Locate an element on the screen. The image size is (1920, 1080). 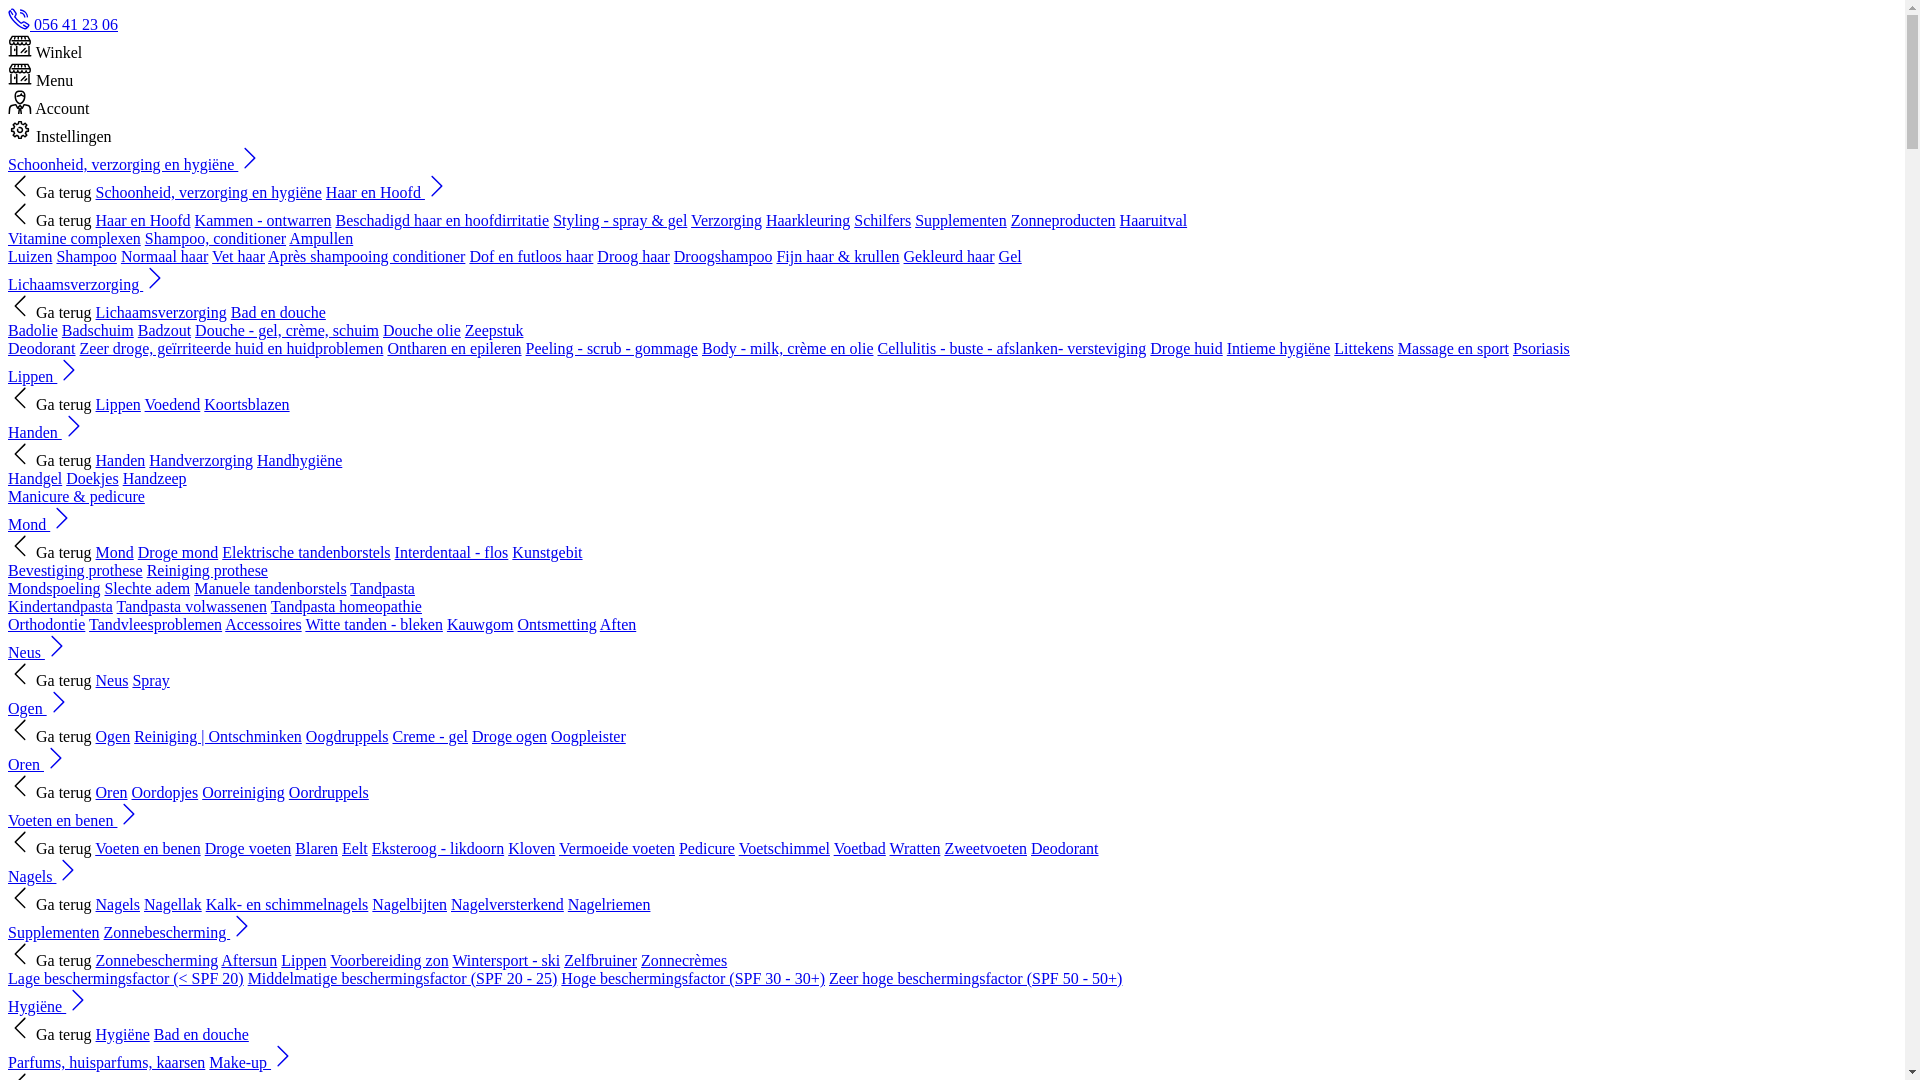
'Tandpasta volwassenen' is located at coordinates (192, 605).